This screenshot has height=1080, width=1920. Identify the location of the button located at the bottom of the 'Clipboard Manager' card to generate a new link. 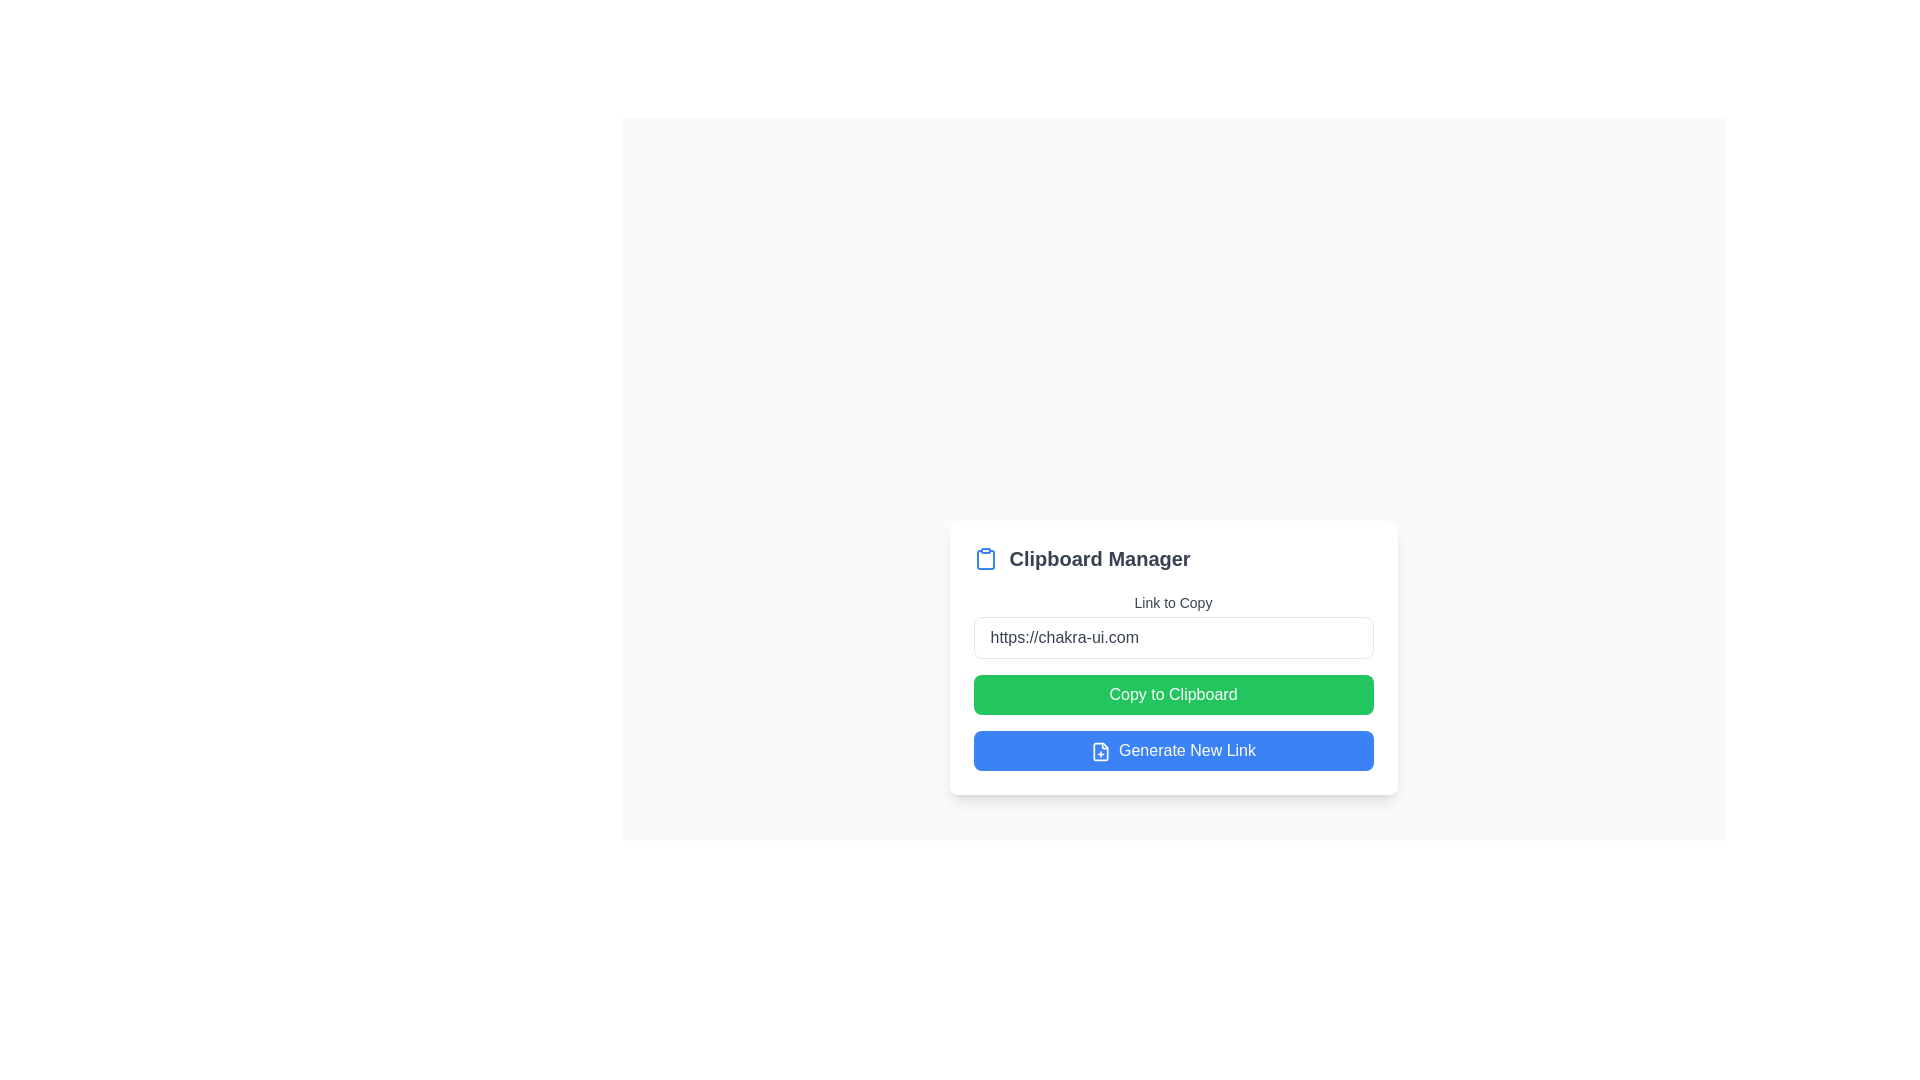
(1173, 751).